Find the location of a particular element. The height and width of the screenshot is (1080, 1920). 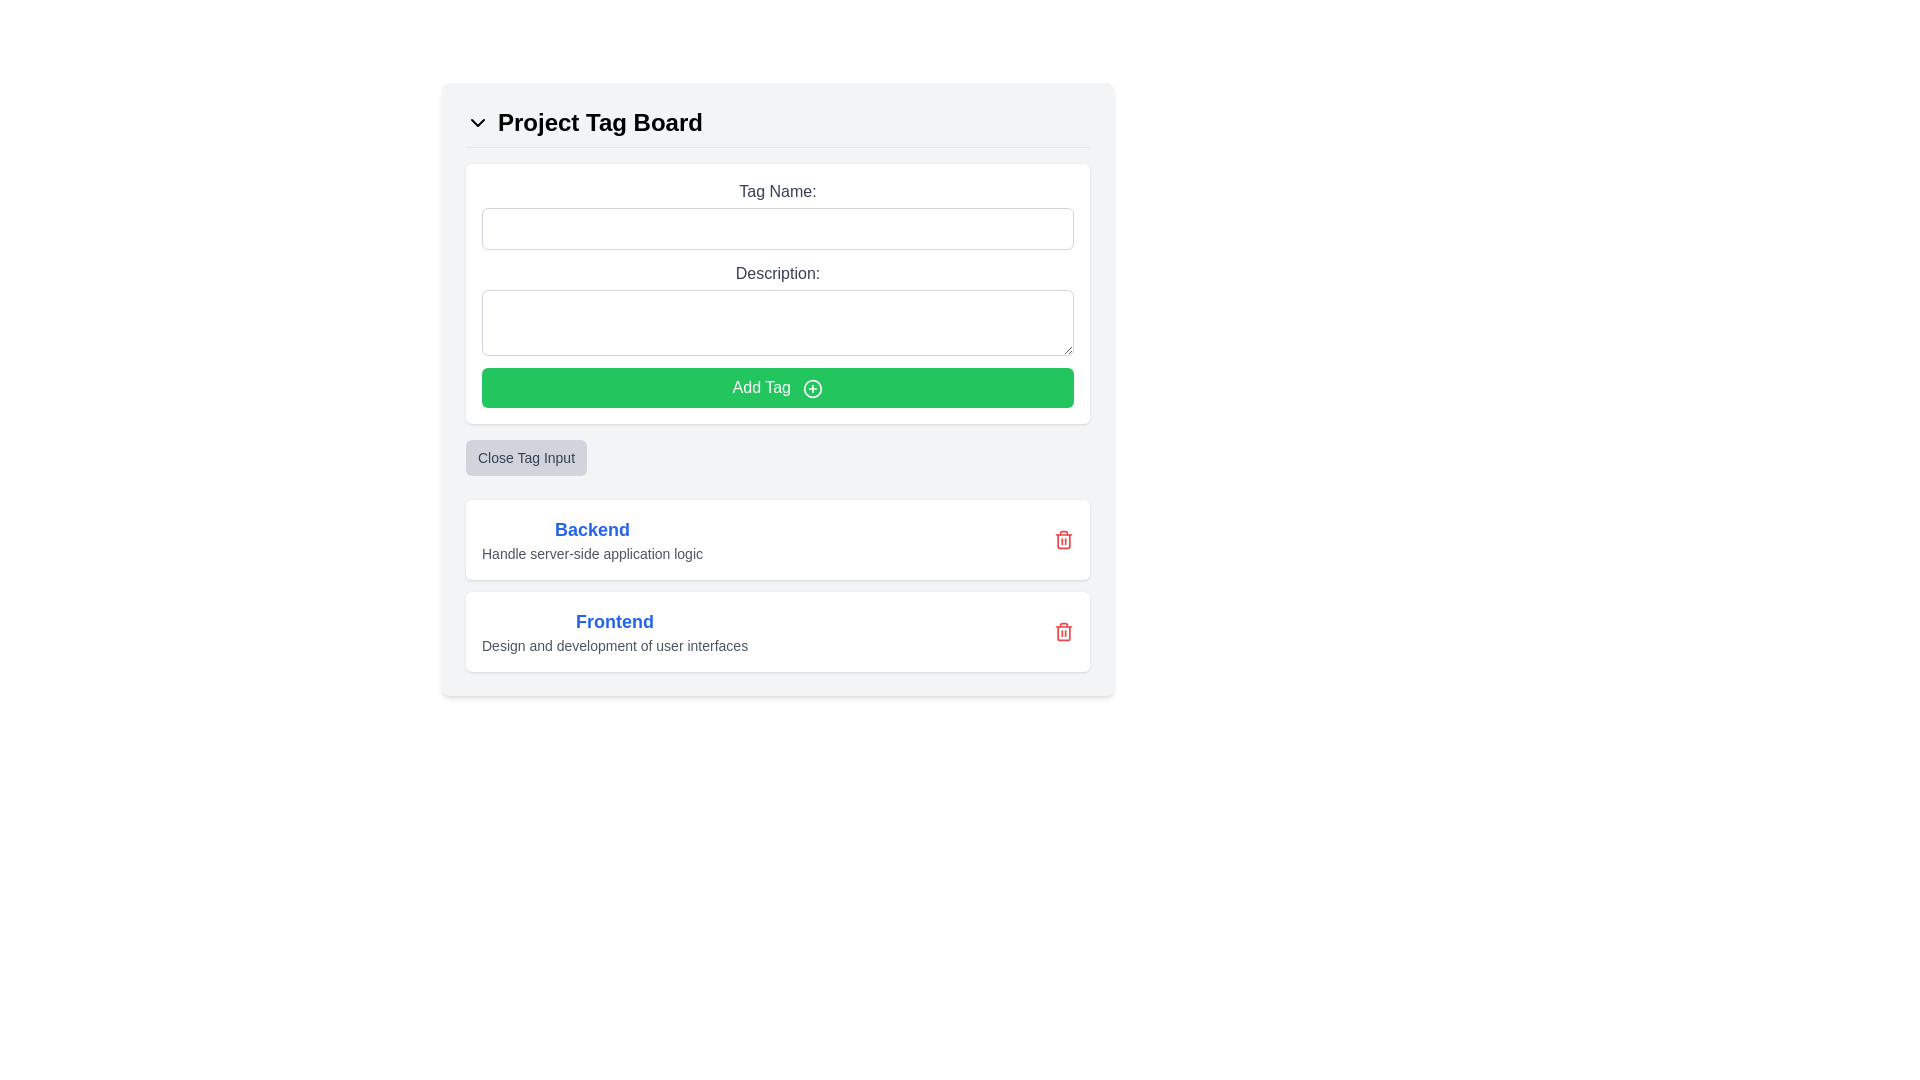

the addition icon located to the right of the 'Add Tag' text within the green 'Add Tag' button is located at coordinates (813, 388).